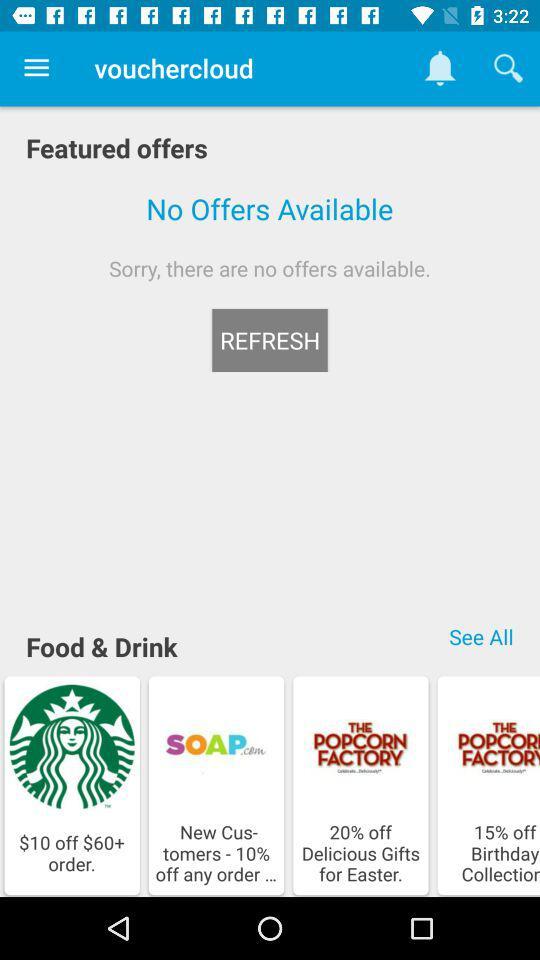 The height and width of the screenshot is (960, 540). Describe the element at coordinates (36, 68) in the screenshot. I see `item to the left of the vouchercloud` at that location.